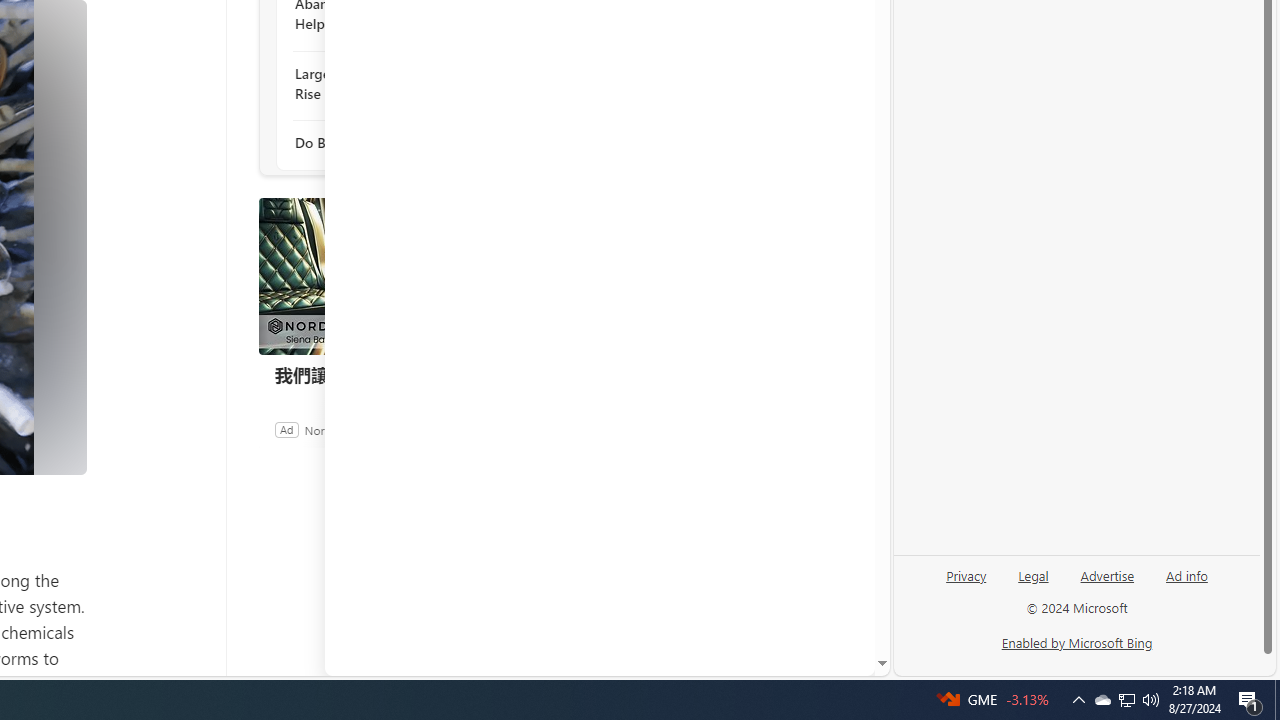 This screenshot has width=1280, height=720. What do you see at coordinates (1186, 583) in the screenshot?
I see `'Ad info'` at bounding box center [1186, 583].